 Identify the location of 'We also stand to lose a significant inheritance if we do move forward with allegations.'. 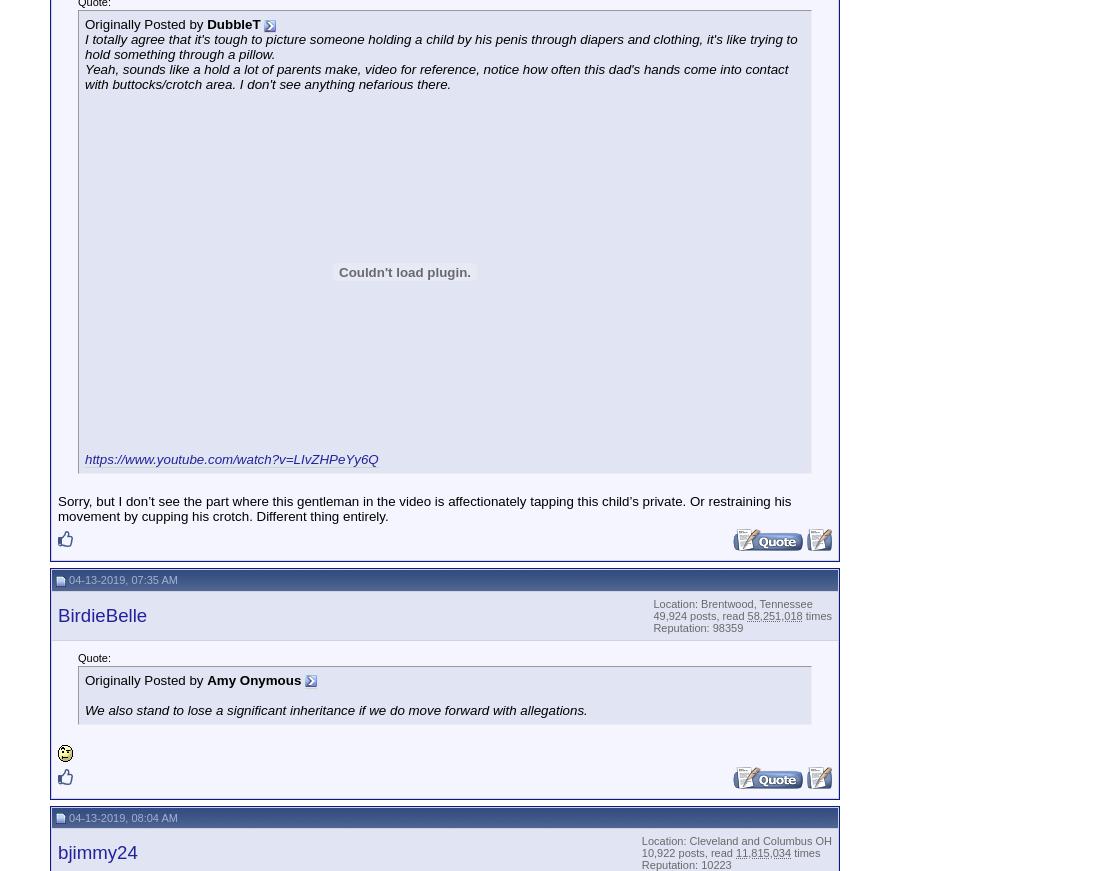
(335, 708).